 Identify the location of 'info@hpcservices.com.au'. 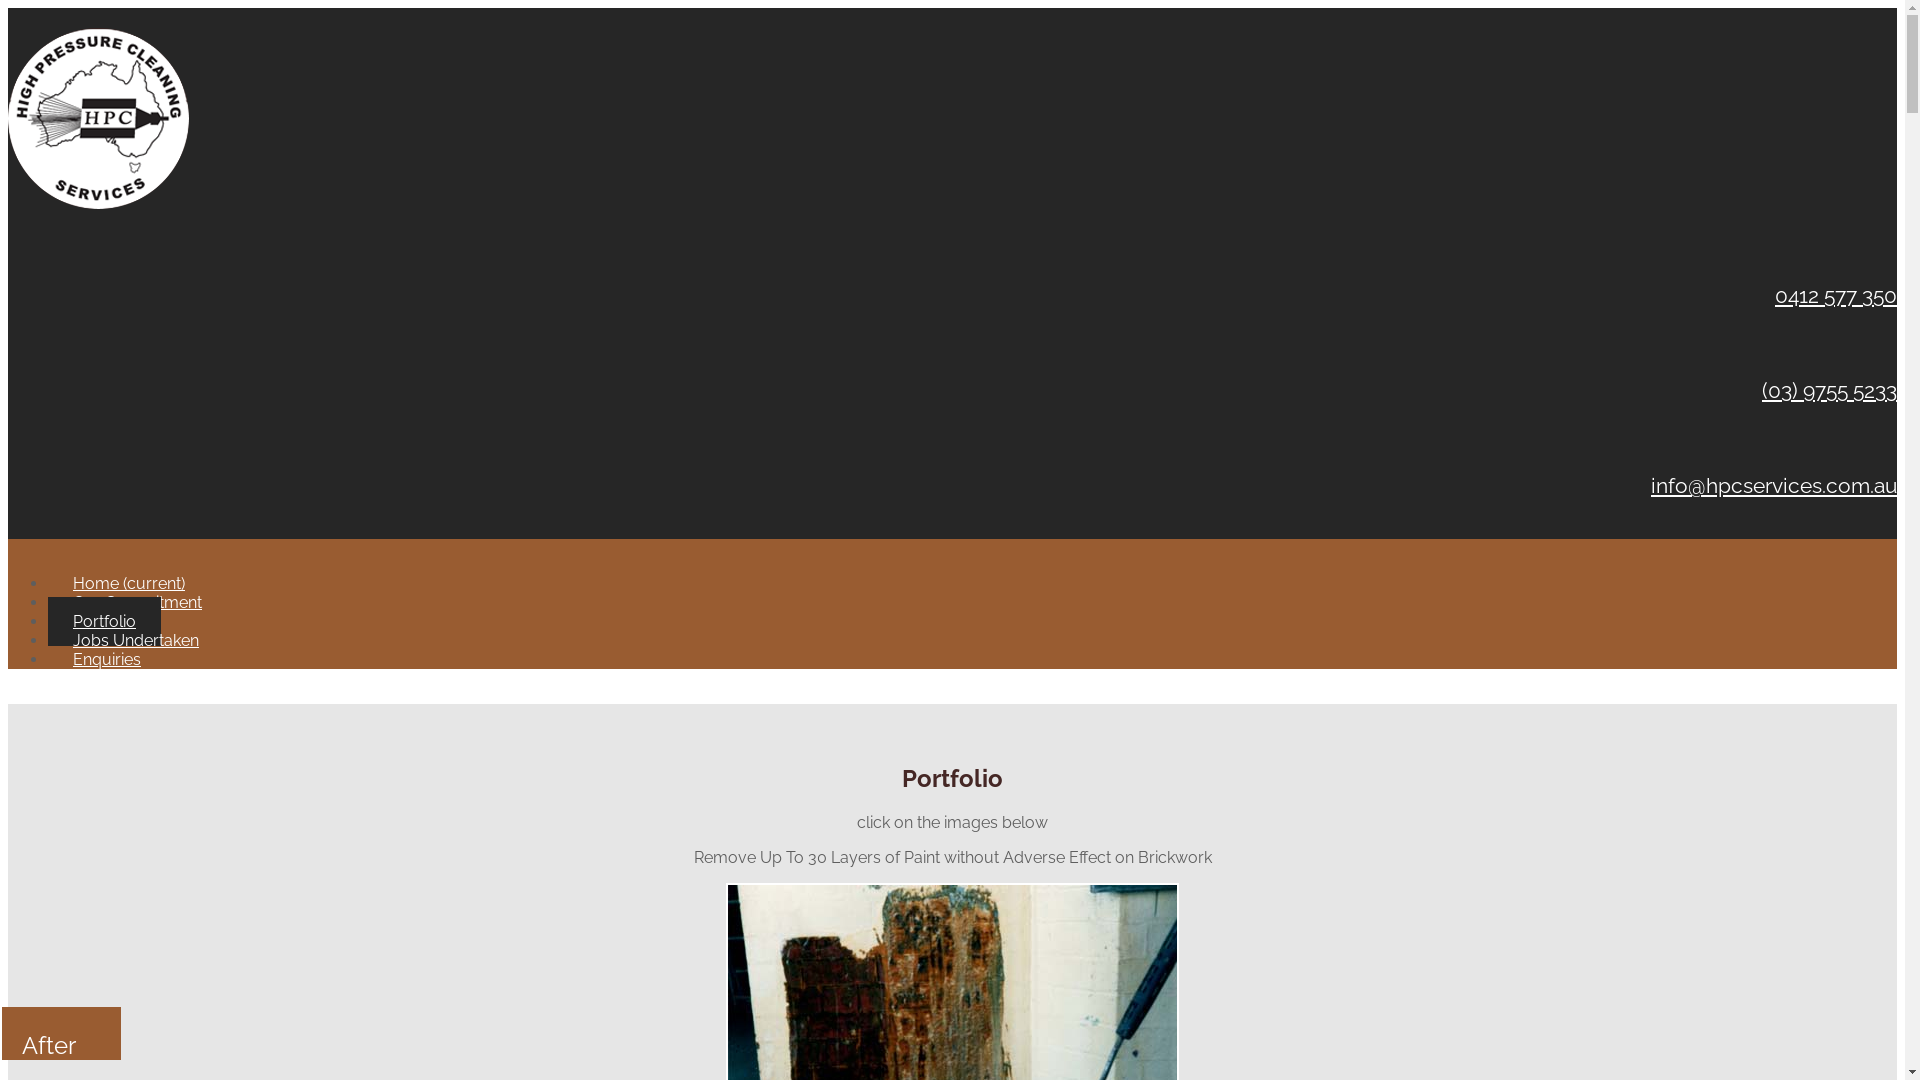
(1774, 485).